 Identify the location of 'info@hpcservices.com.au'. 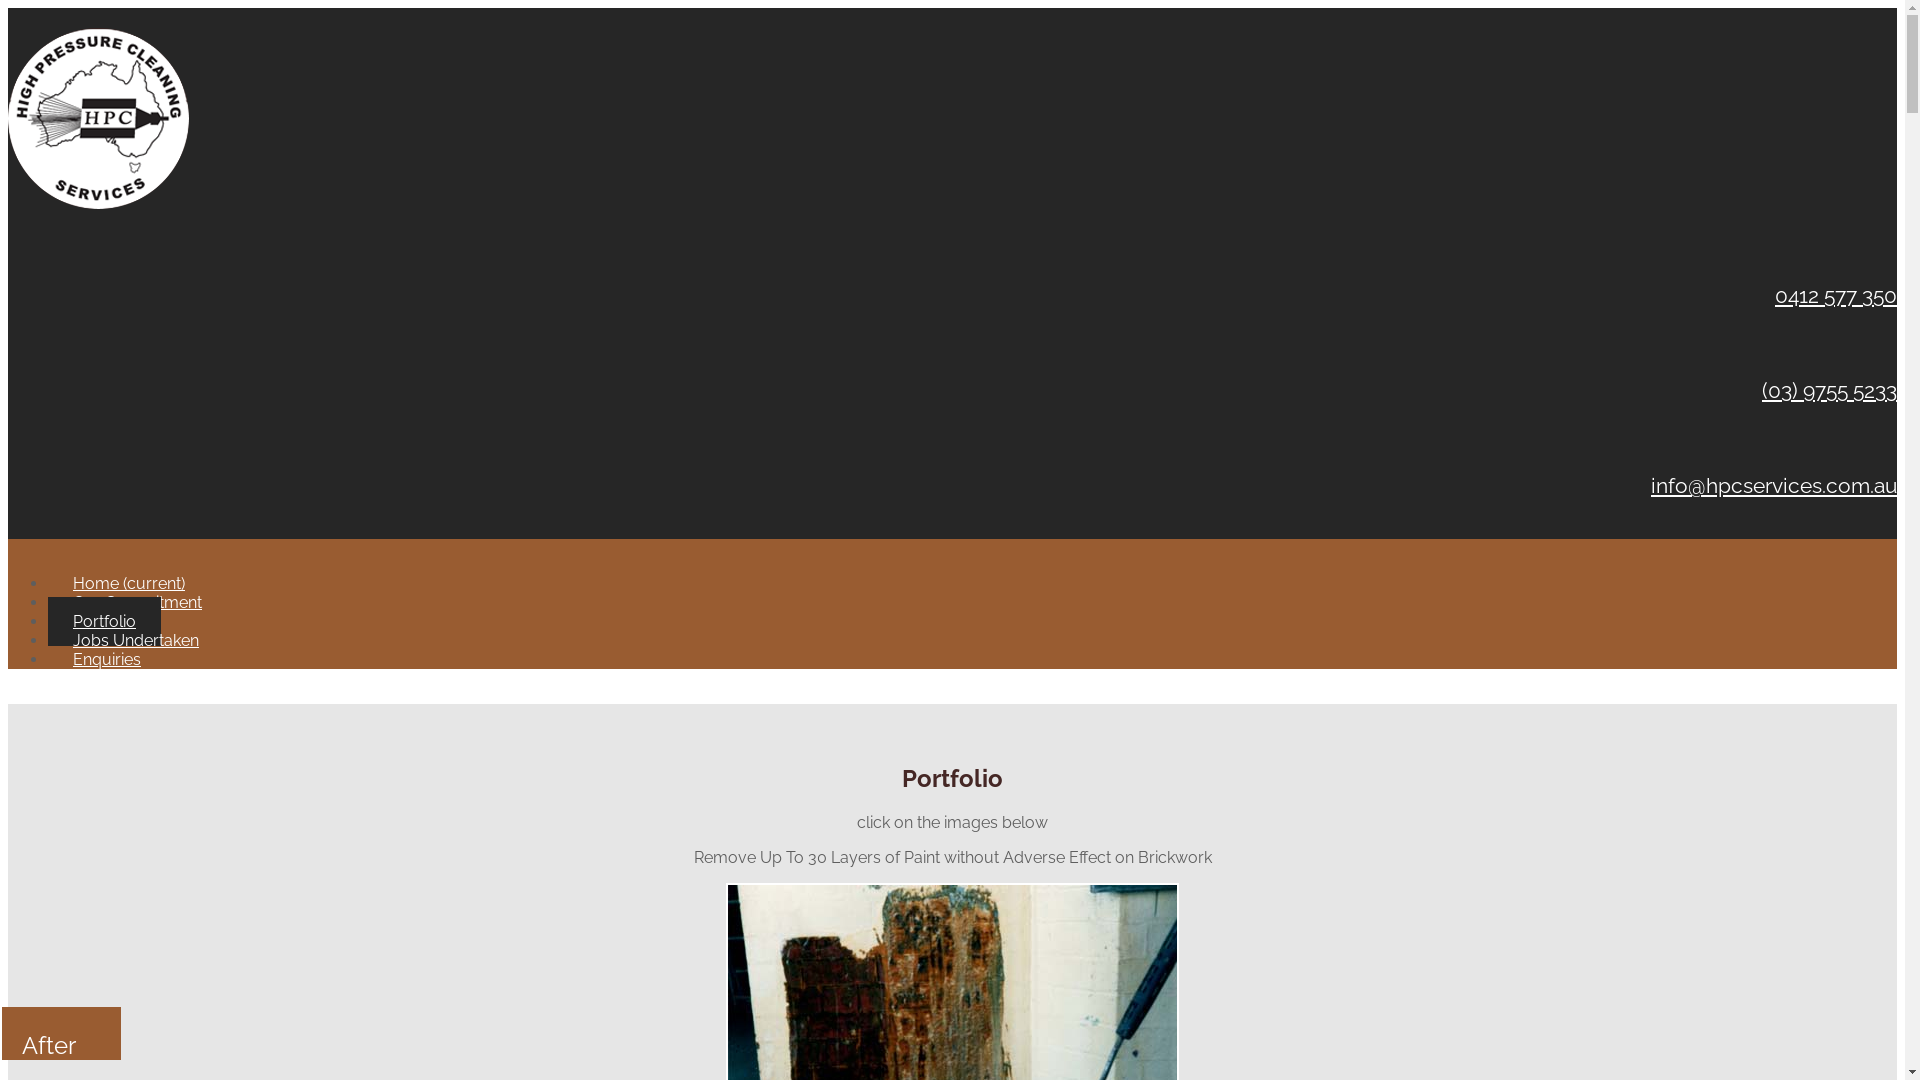
(1774, 485).